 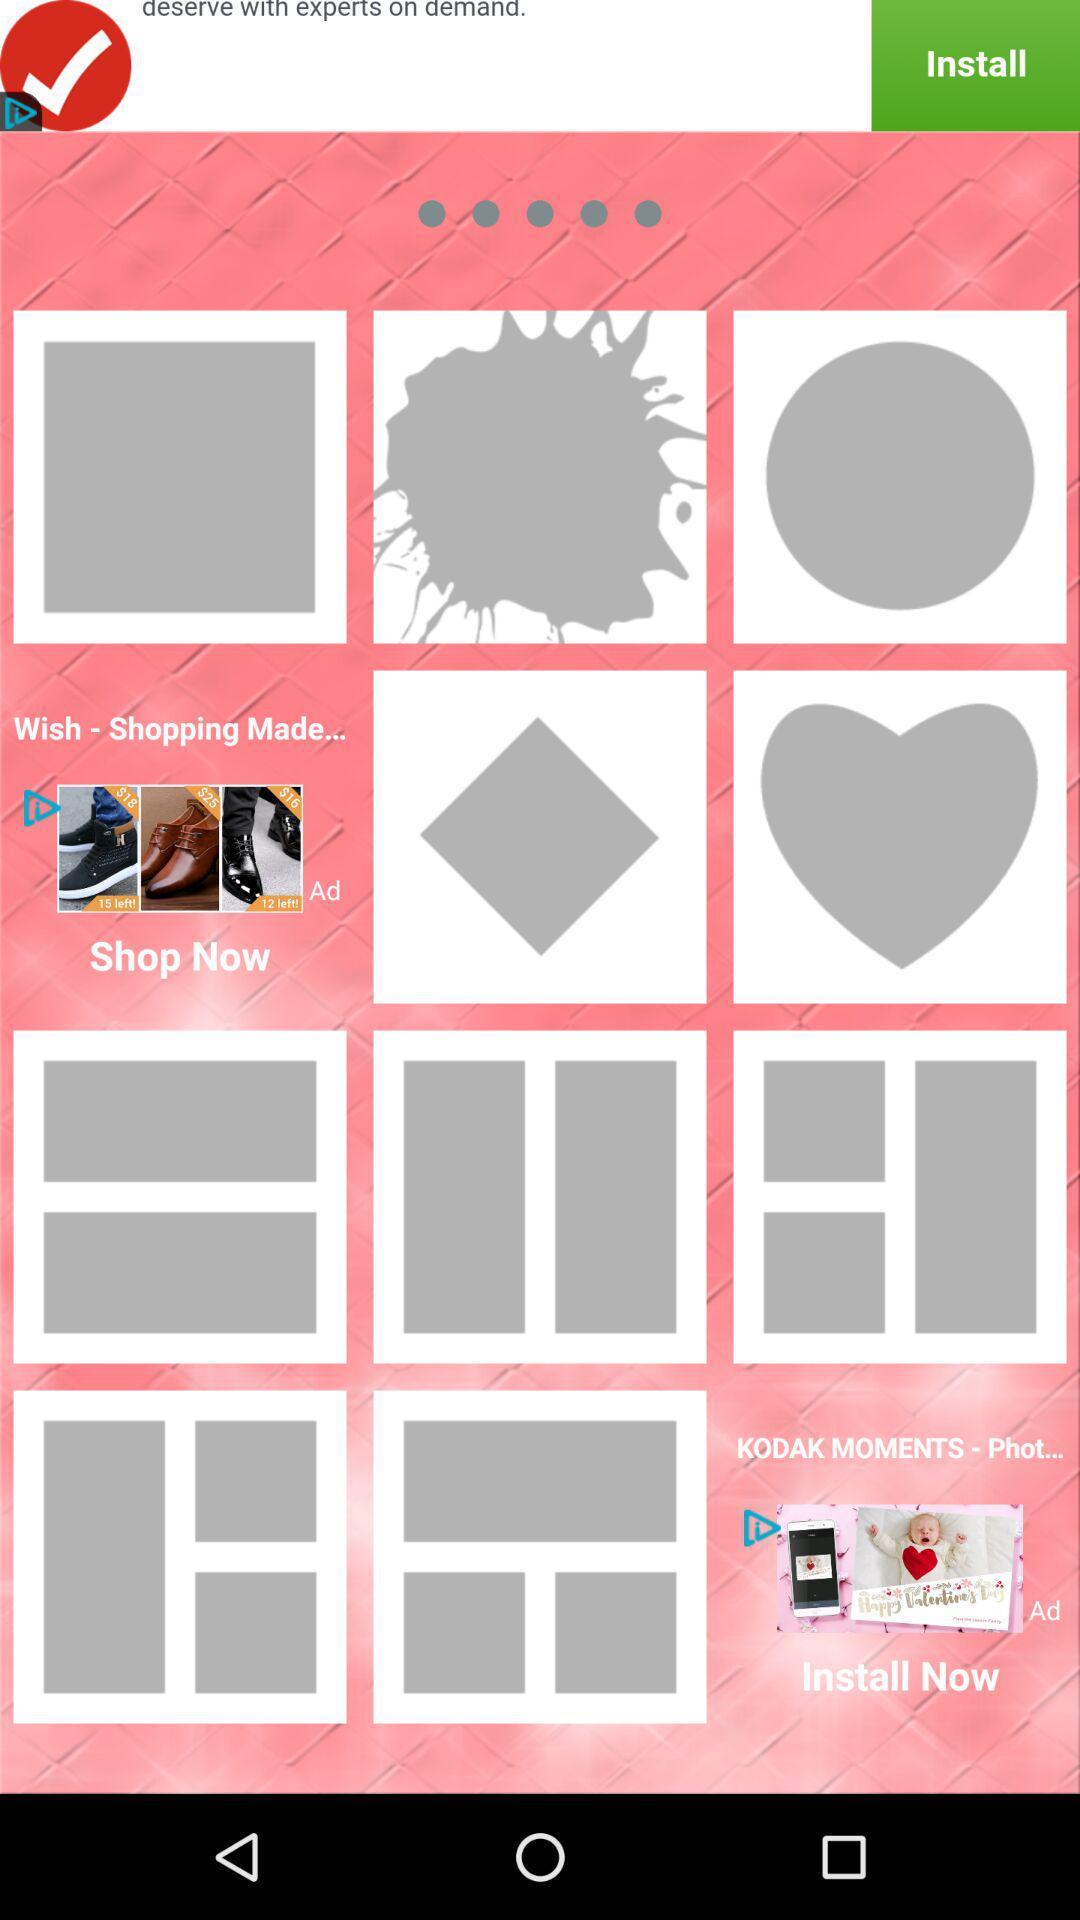 I want to click on for image, so click(x=180, y=848).